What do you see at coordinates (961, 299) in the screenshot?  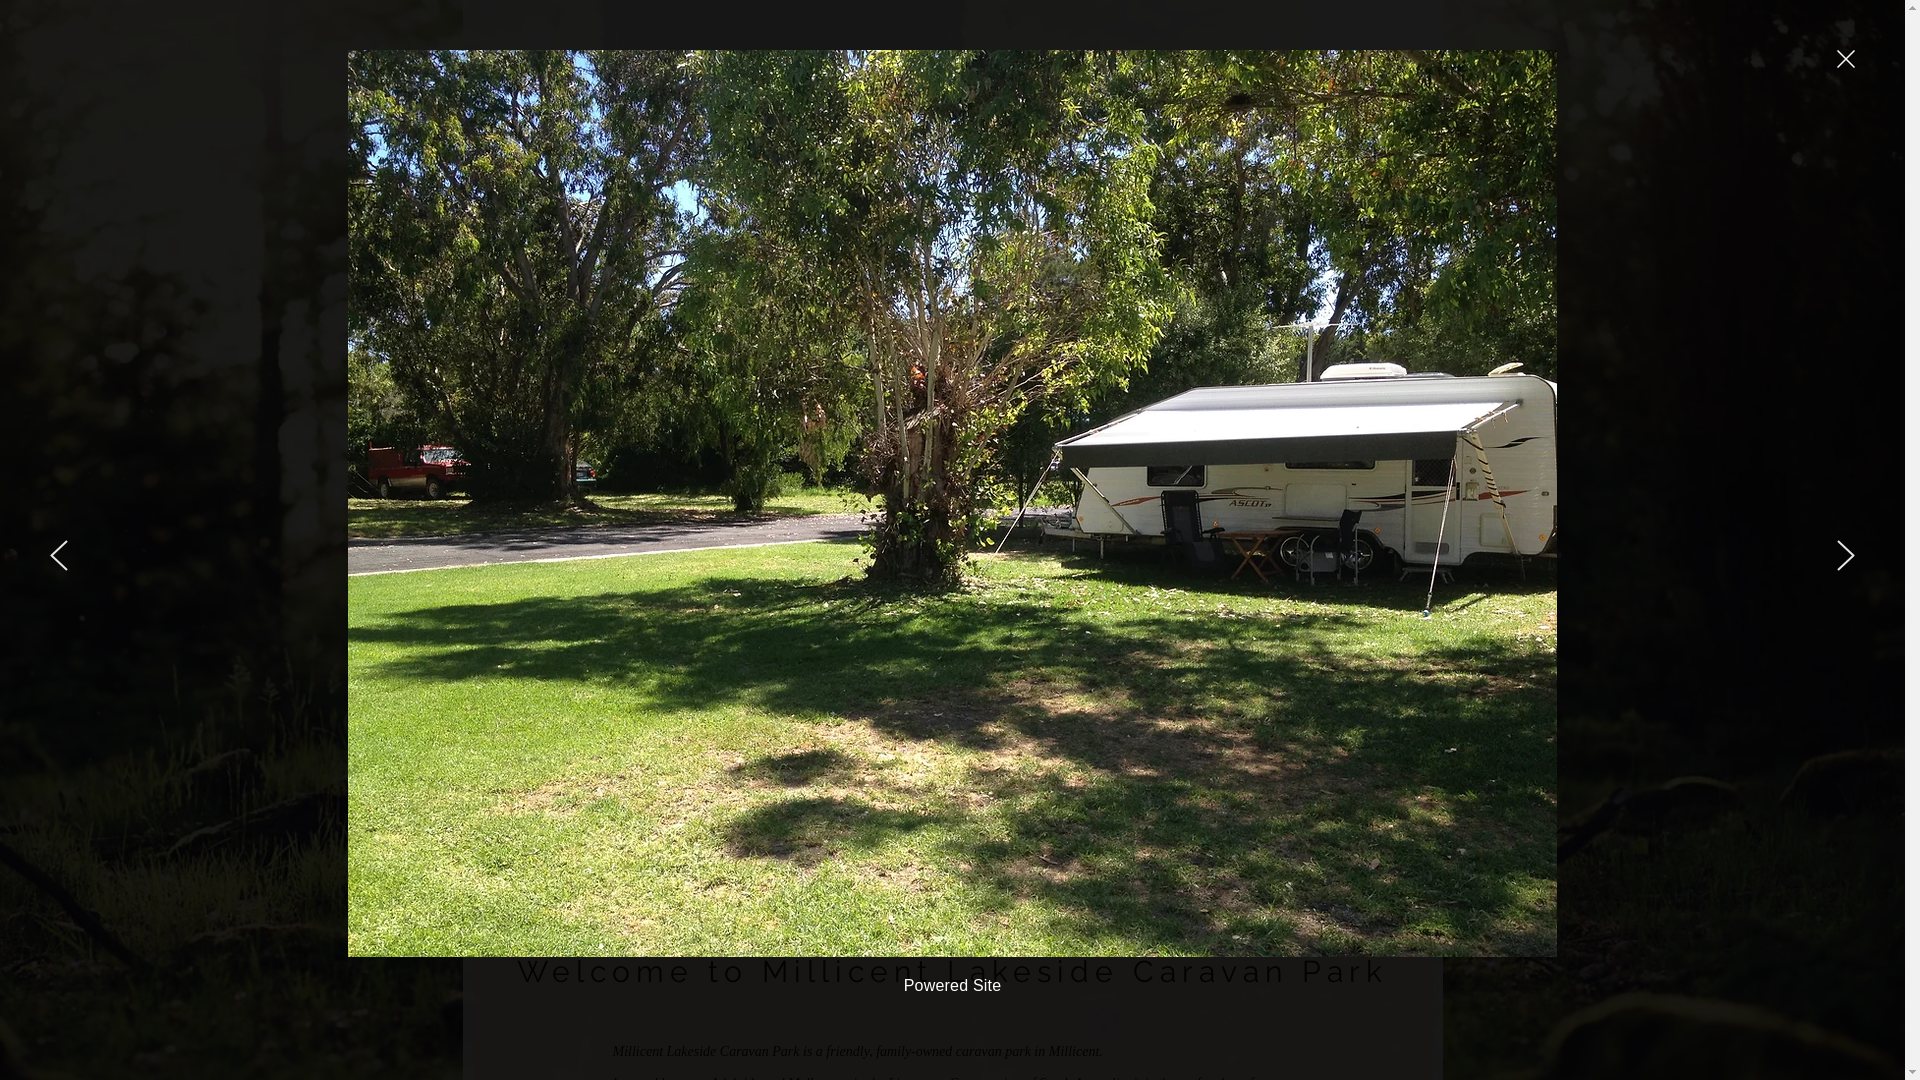 I see `'ABOUT US'` at bounding box center [961, 299].